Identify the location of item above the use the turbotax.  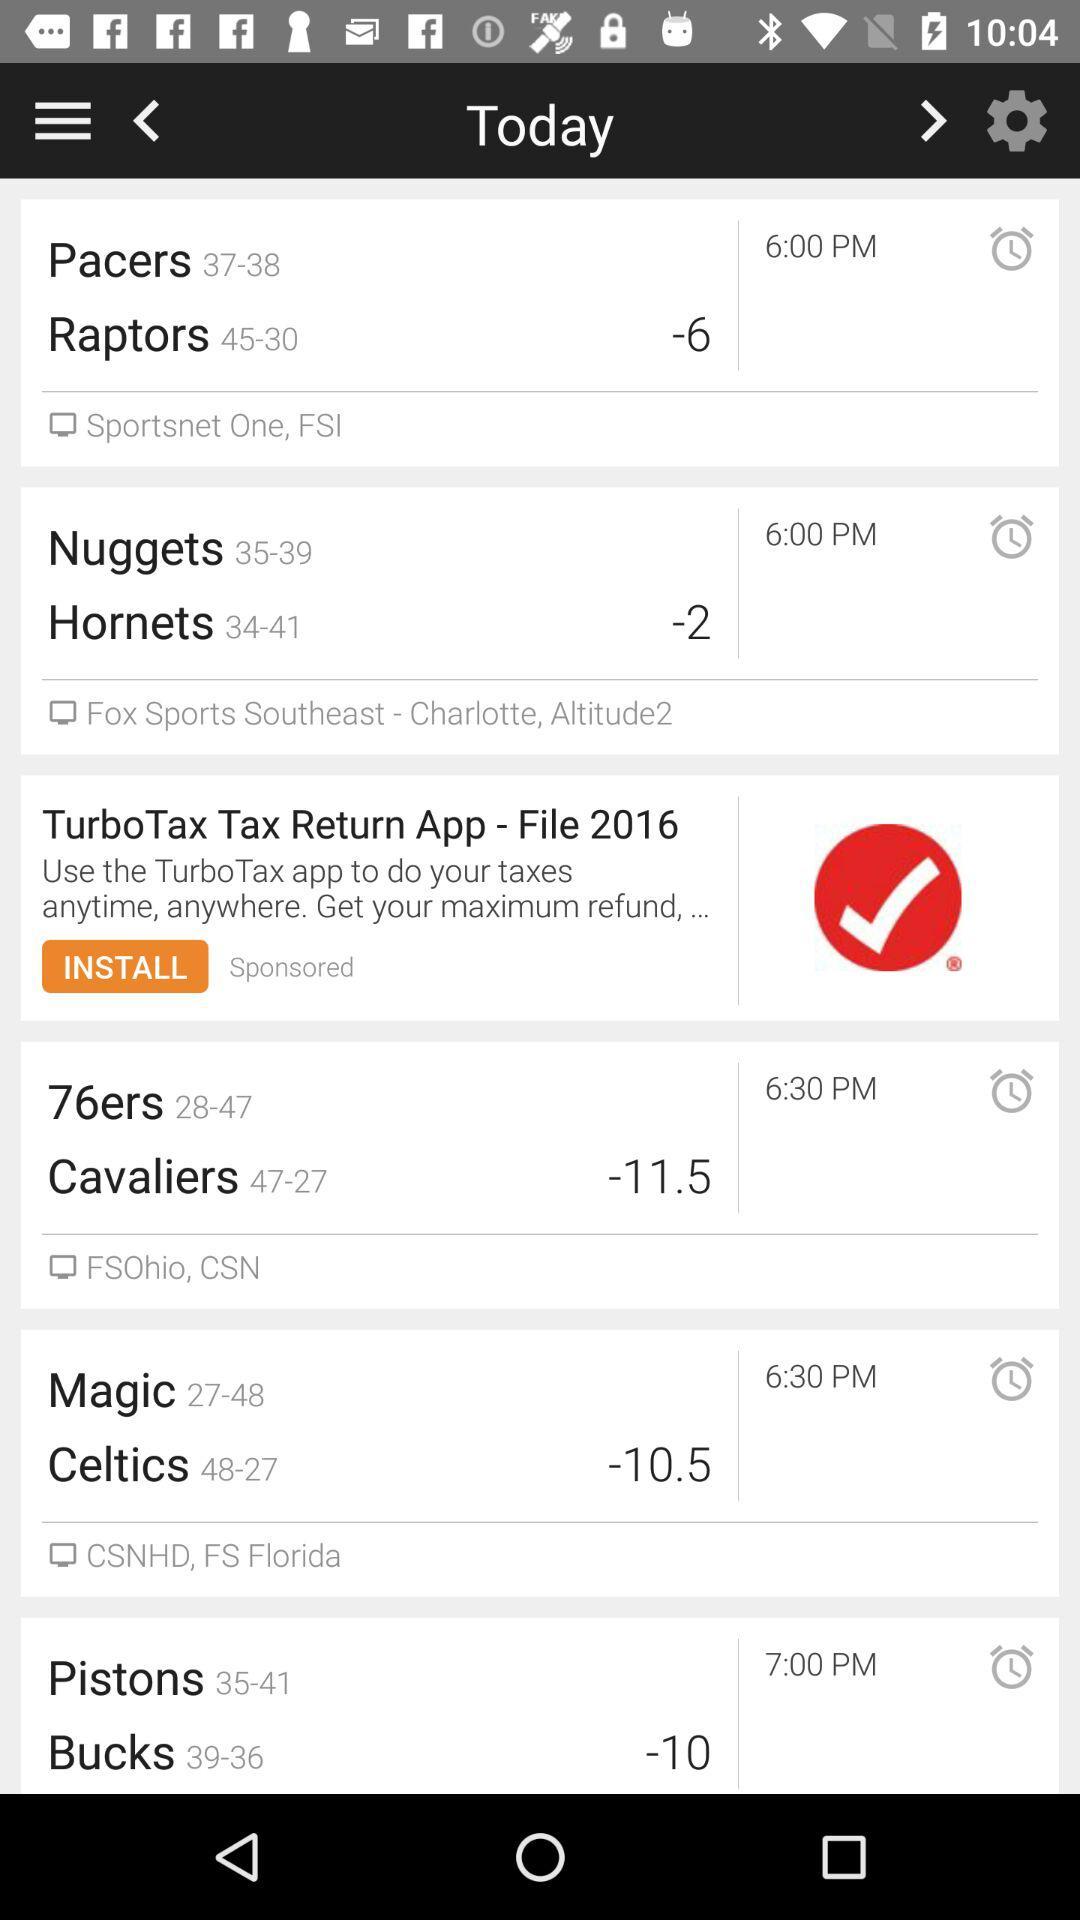
(382, 822).